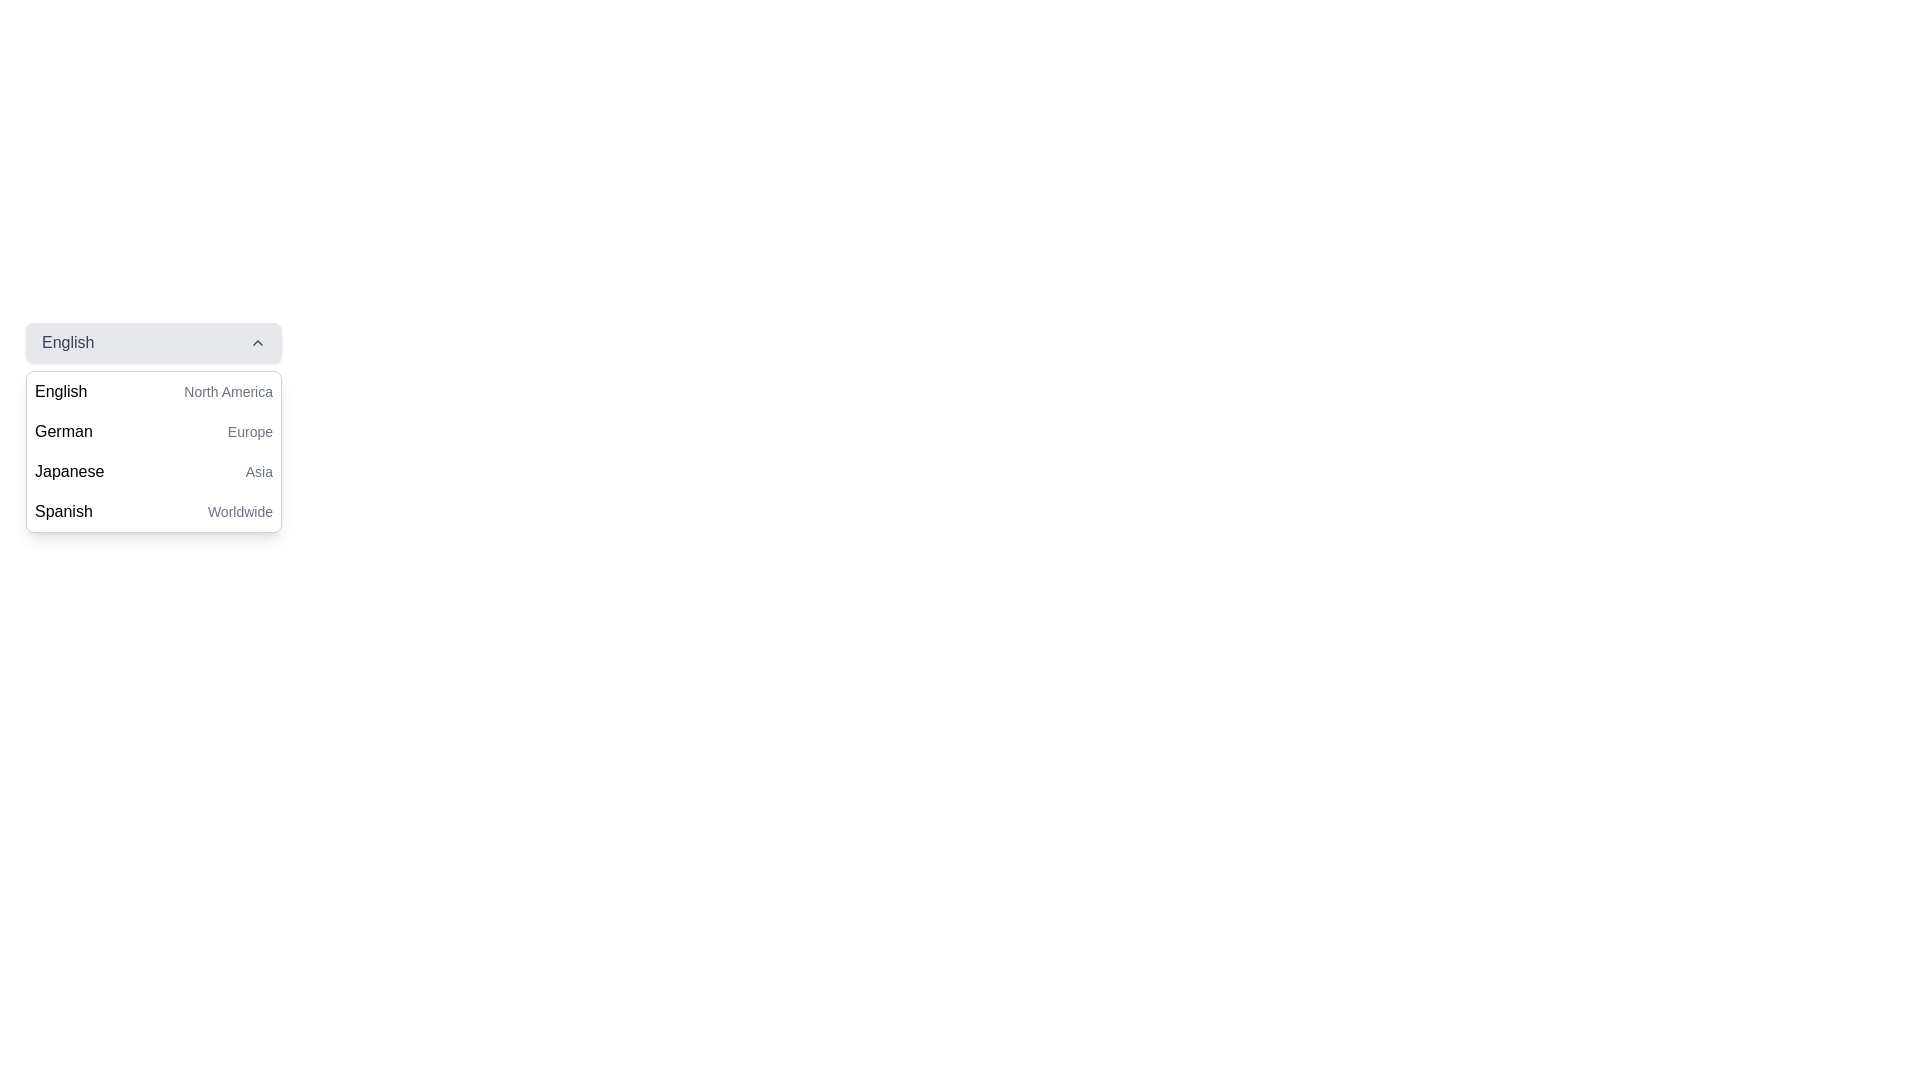 Image resolution: width=1920 pixels, height=1080 pixels. I want to click on the text label displaying 'Asia', which is positioned to the right of the 'Japanese' text in the dropdown menu list, so click(258, 471).